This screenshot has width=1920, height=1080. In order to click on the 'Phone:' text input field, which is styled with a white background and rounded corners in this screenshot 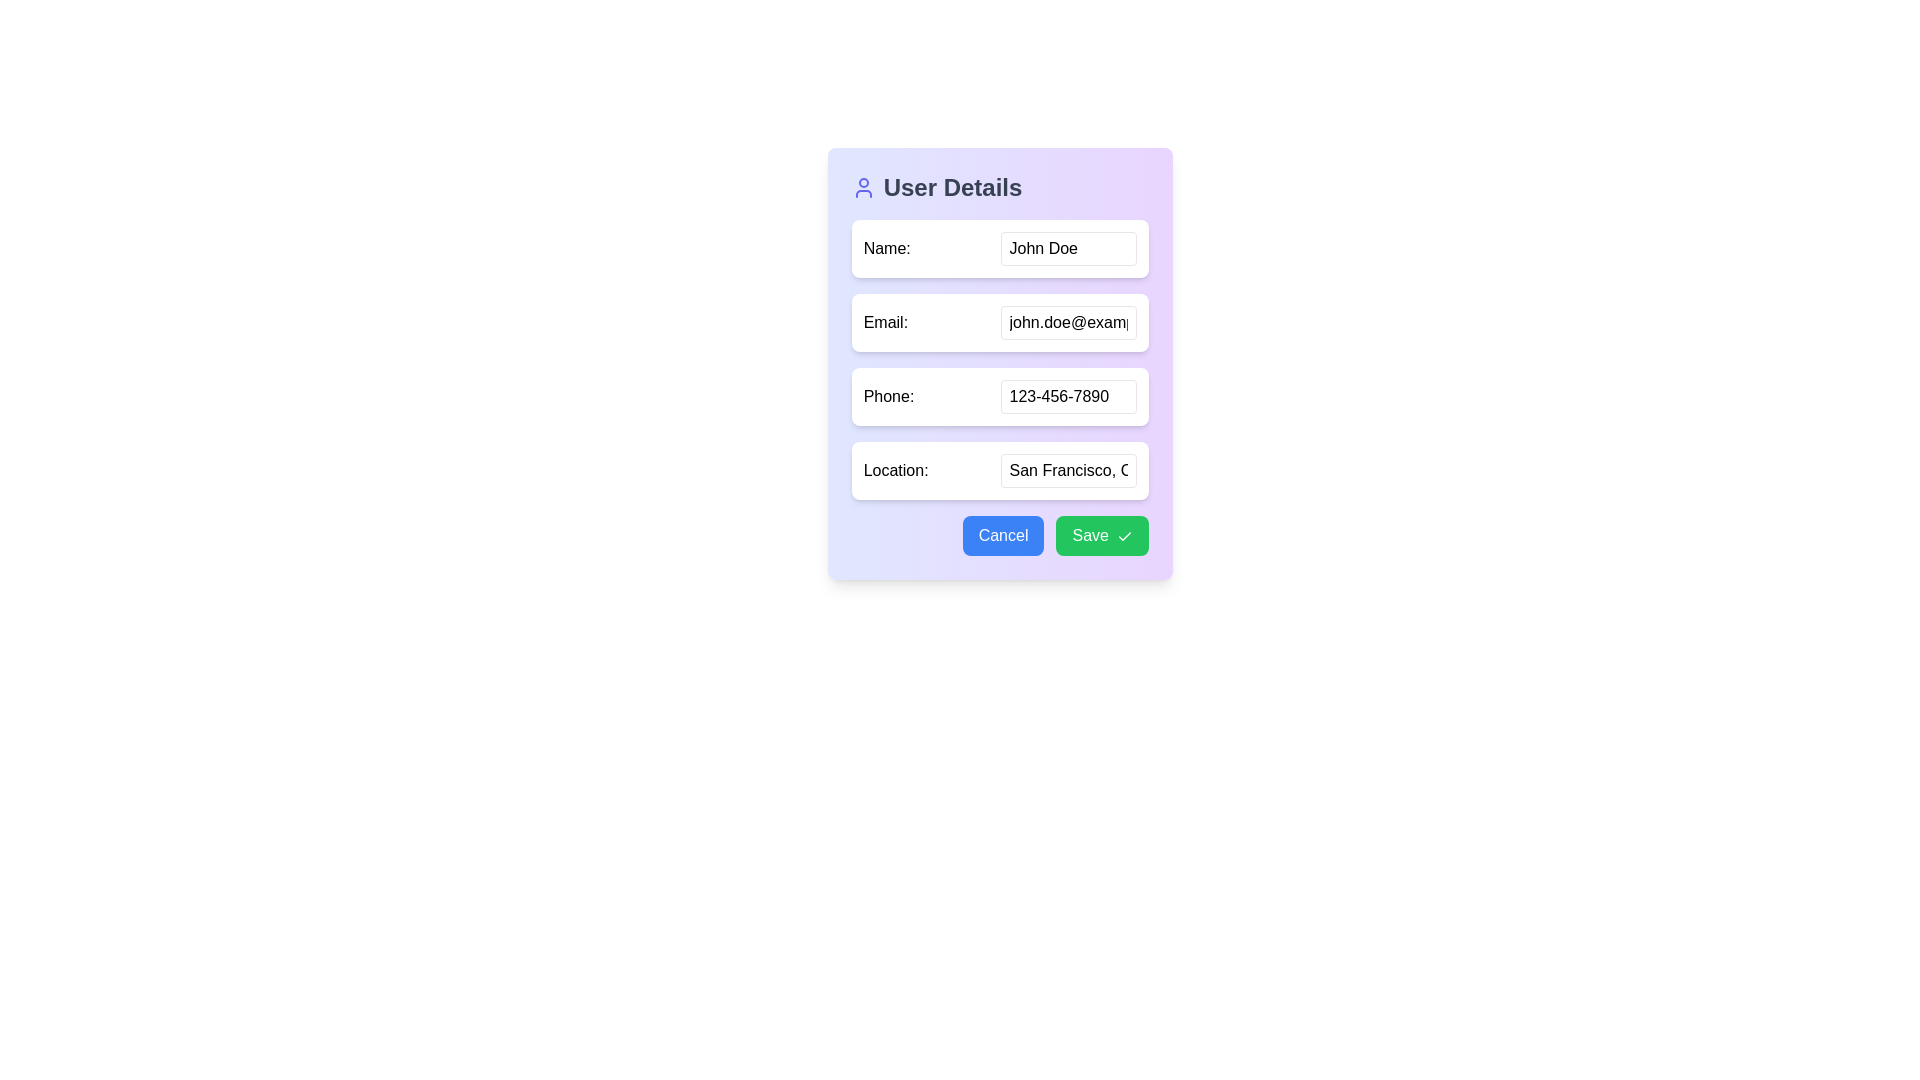, I will do `click(999, 363)`.